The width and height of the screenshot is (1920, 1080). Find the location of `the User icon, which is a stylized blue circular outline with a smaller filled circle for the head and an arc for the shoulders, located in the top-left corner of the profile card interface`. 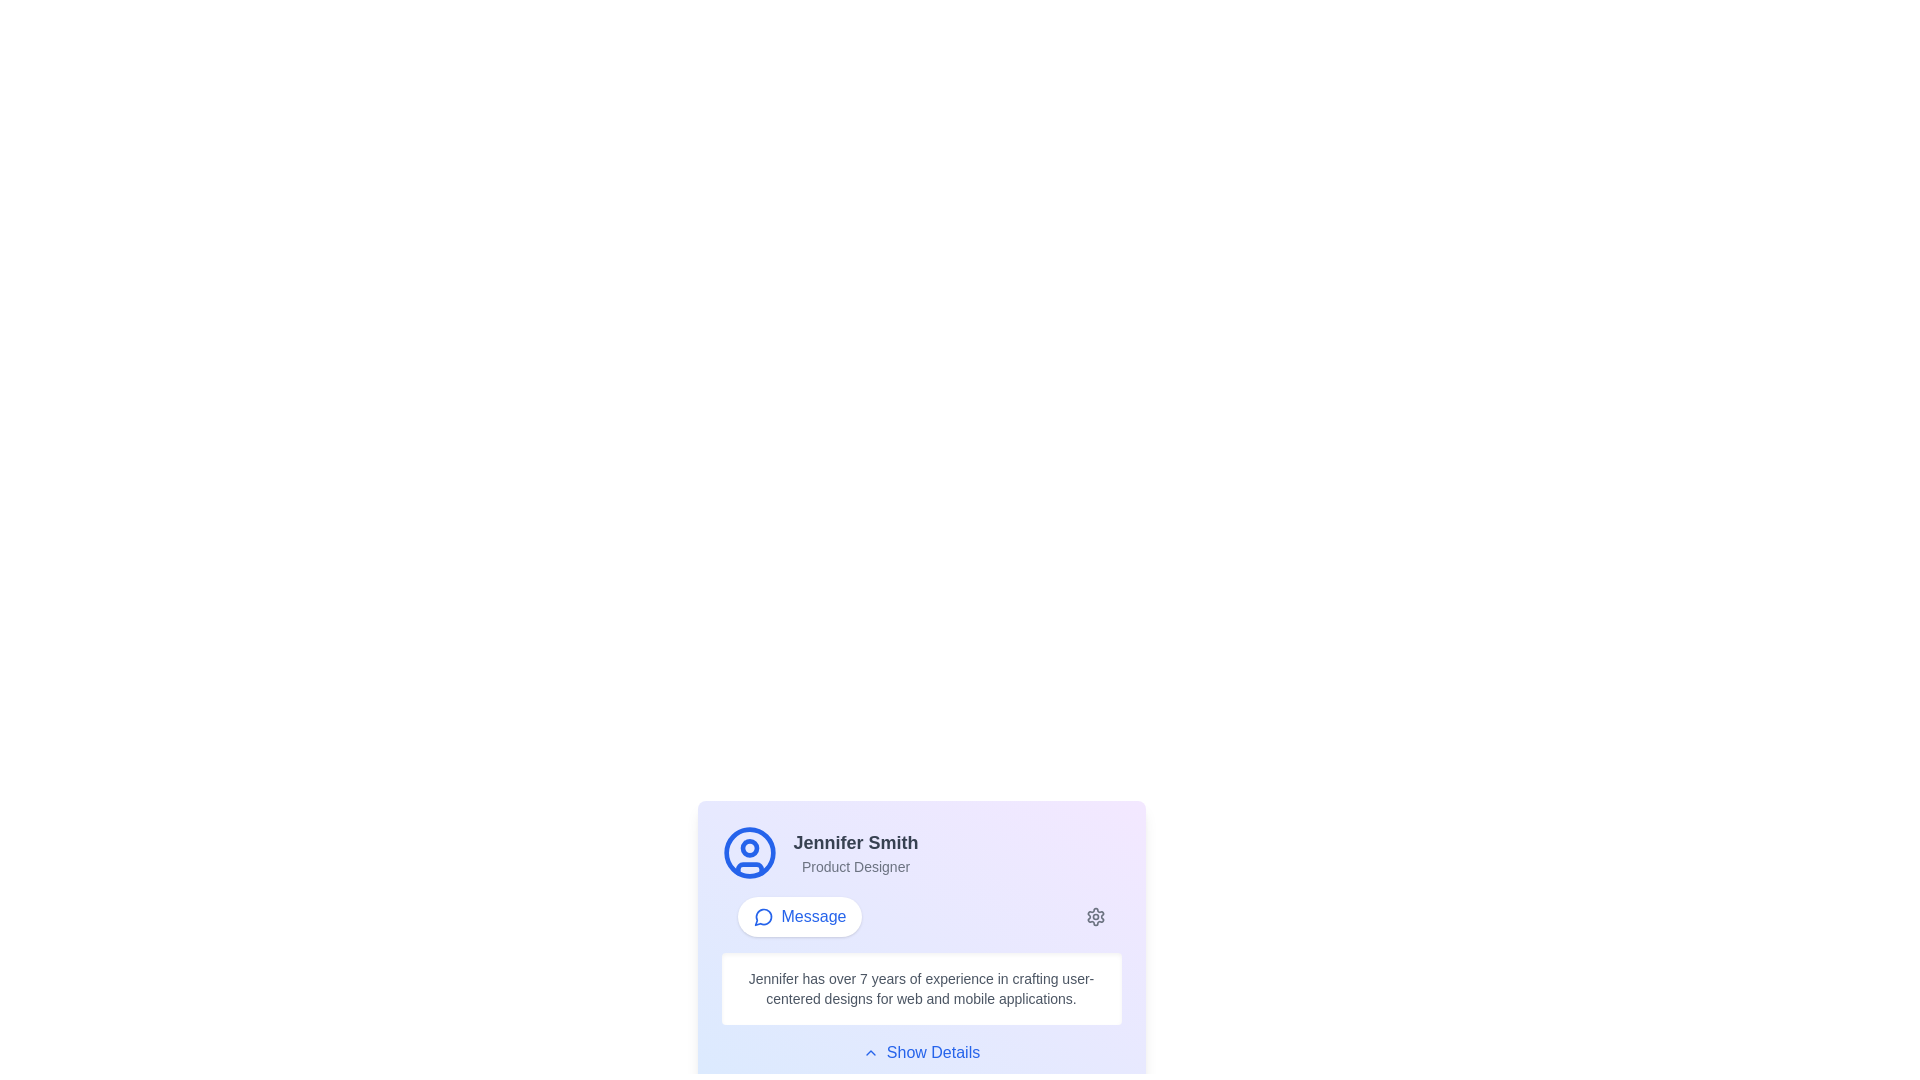

the User icon, which is a stylized blue circular outline with a smaller filled circle for the head and an arc for the shoulders, located in the top-left corner of the profile card interface is located at coordinates (748, 852).